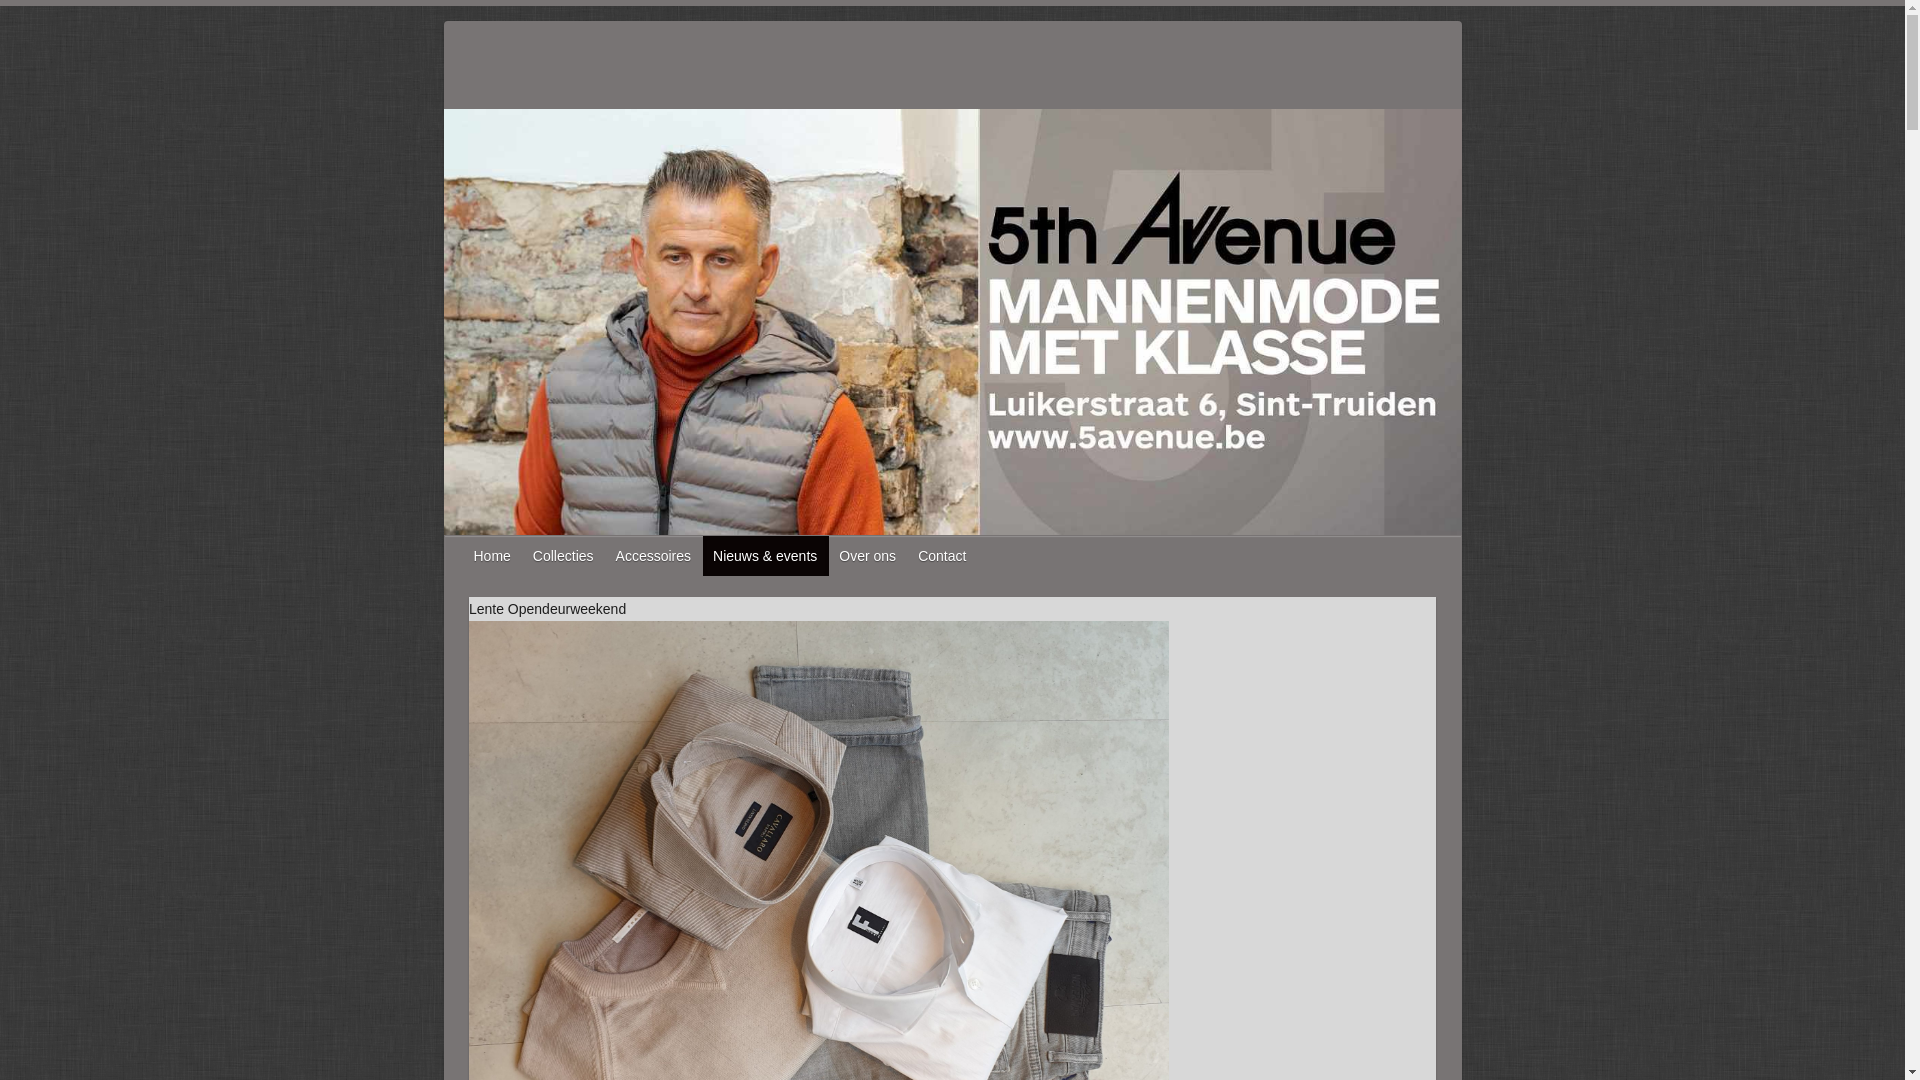  Describe the element at coordinates (563, 555) in the screenshot. I see `'Collecties'` at that location.